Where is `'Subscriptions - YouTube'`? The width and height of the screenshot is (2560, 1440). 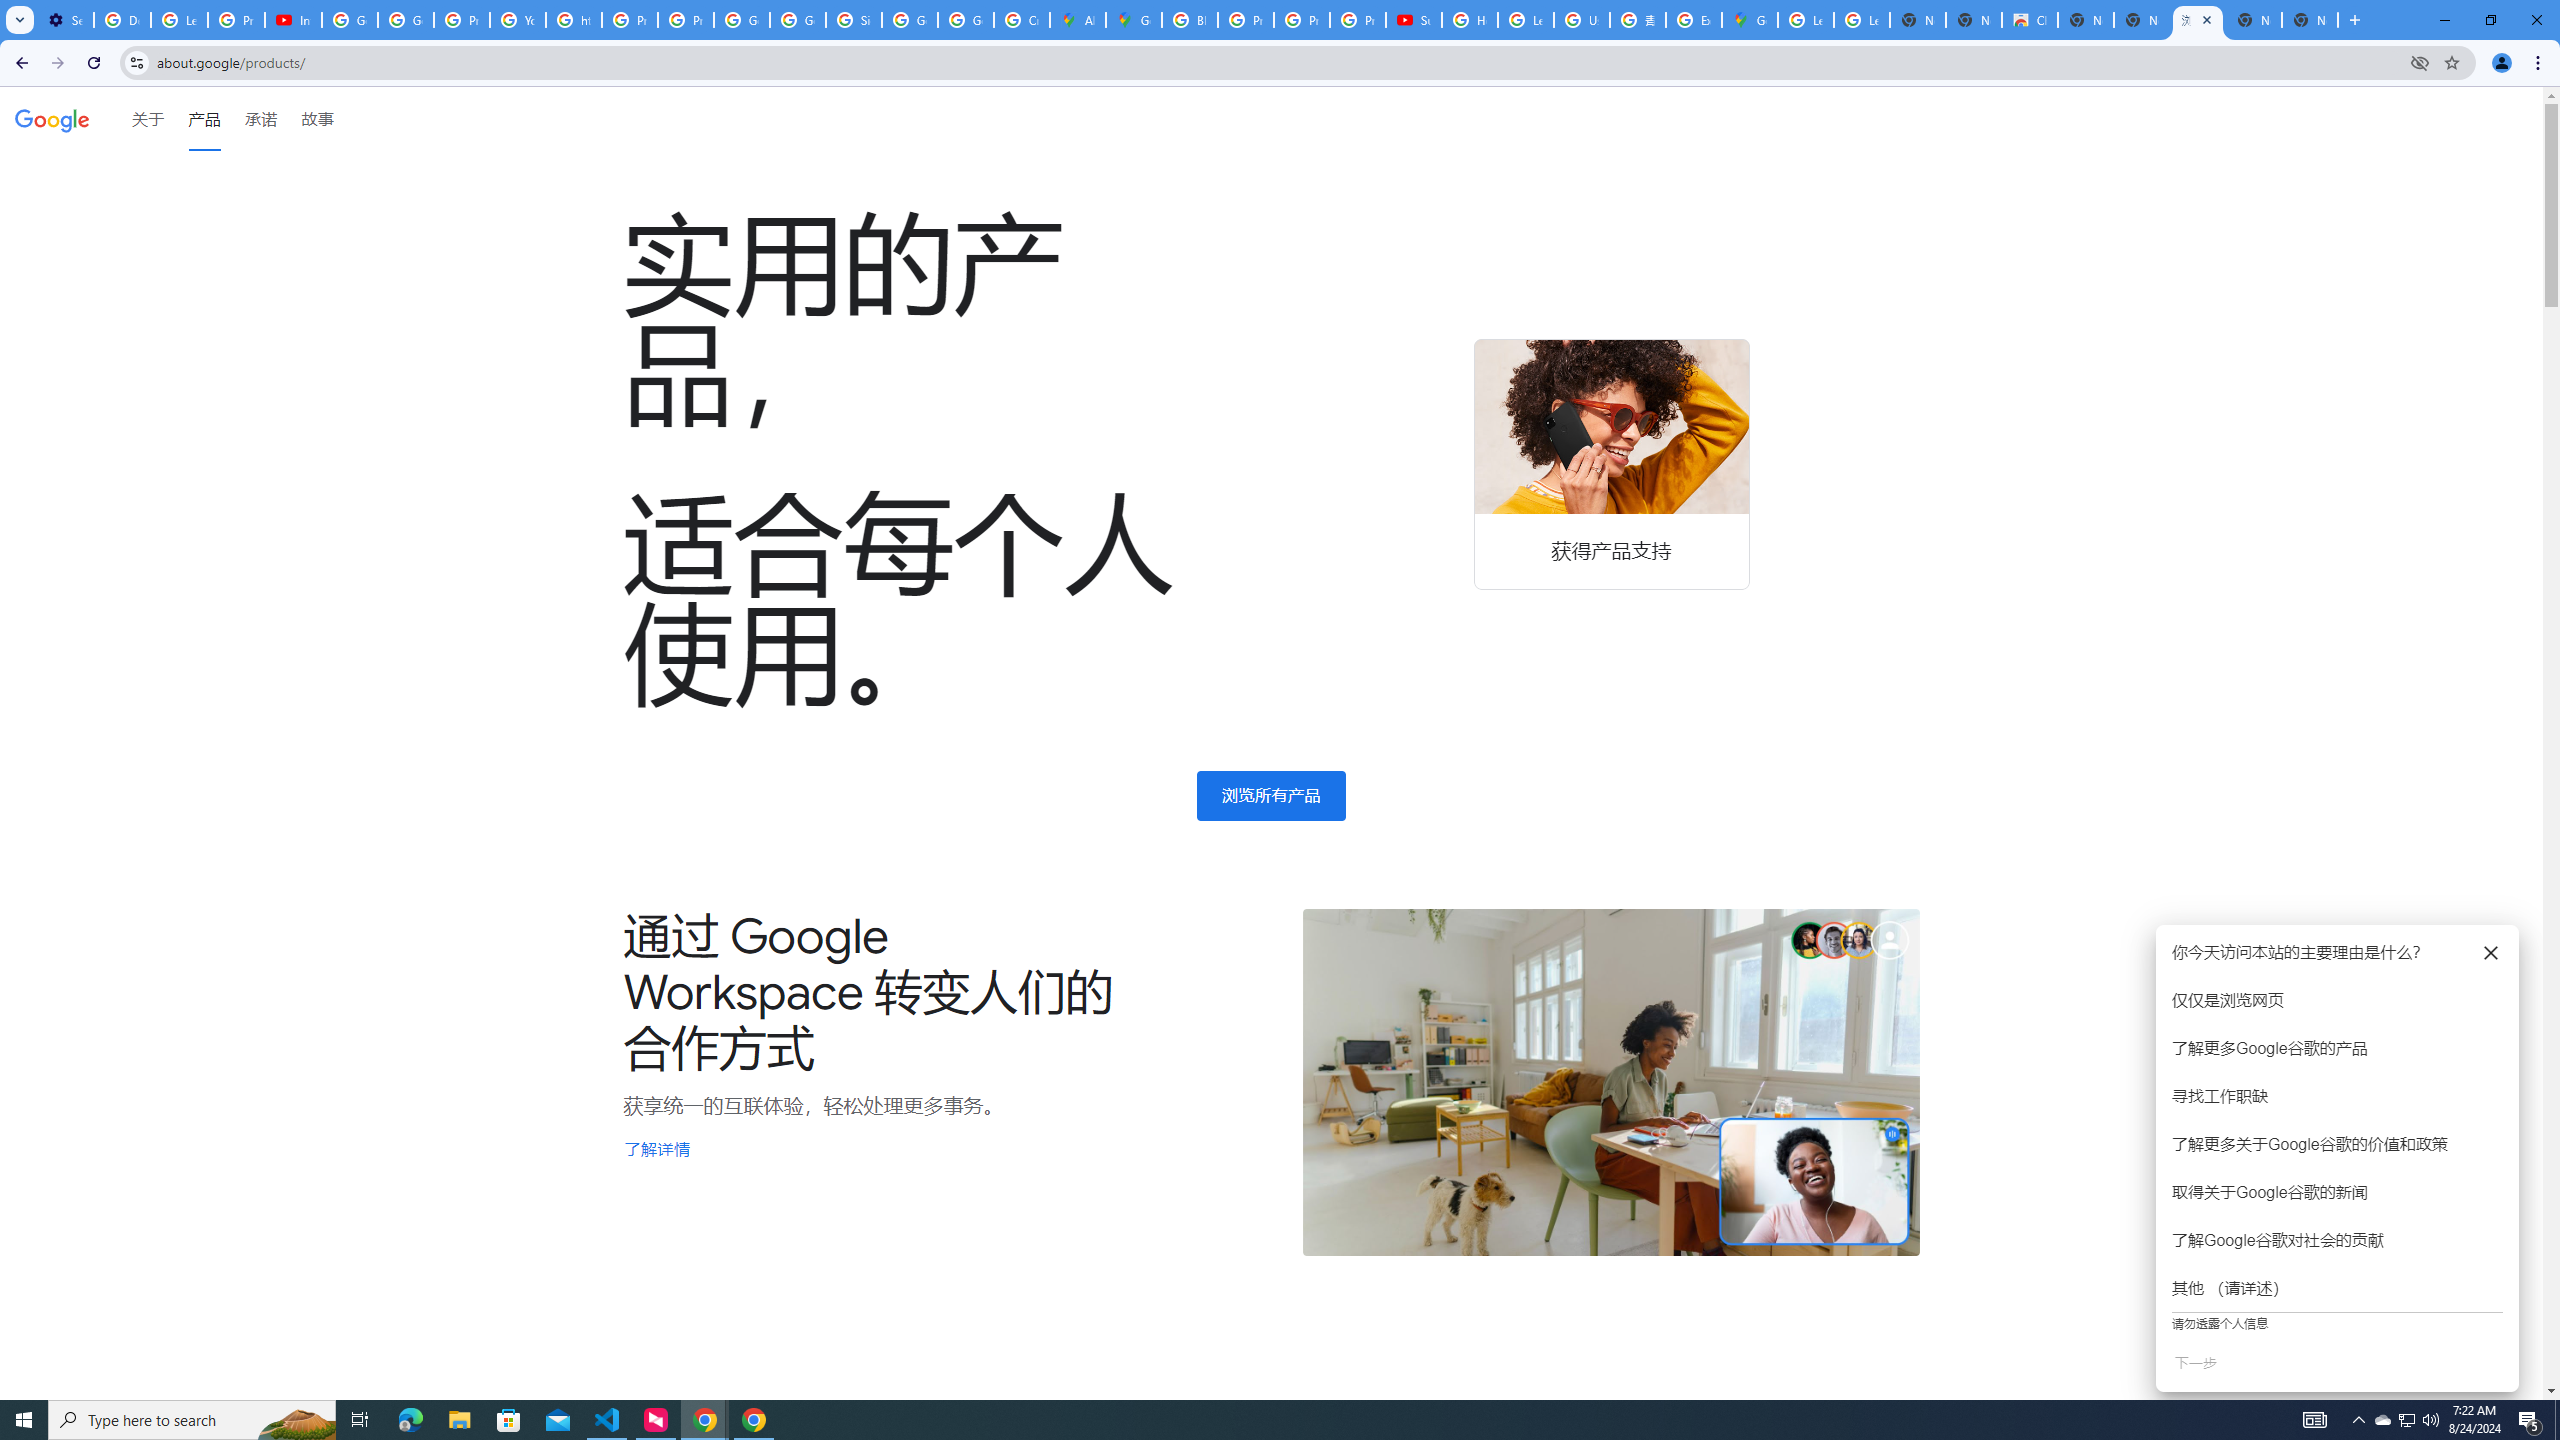 'Subscriptions - YouTube' is located at coordinates (1414, 19).